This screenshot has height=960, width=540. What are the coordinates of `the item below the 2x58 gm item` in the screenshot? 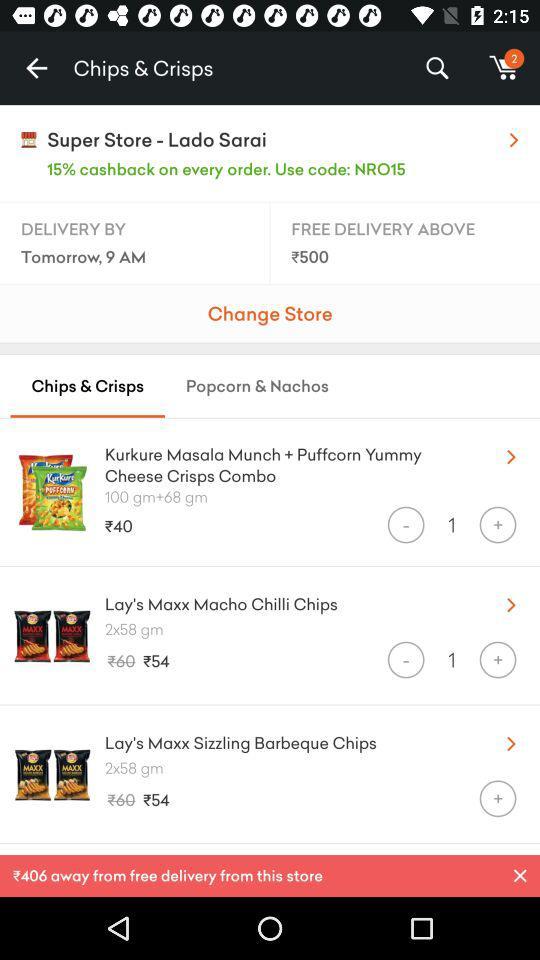 It's located at (405, 659).